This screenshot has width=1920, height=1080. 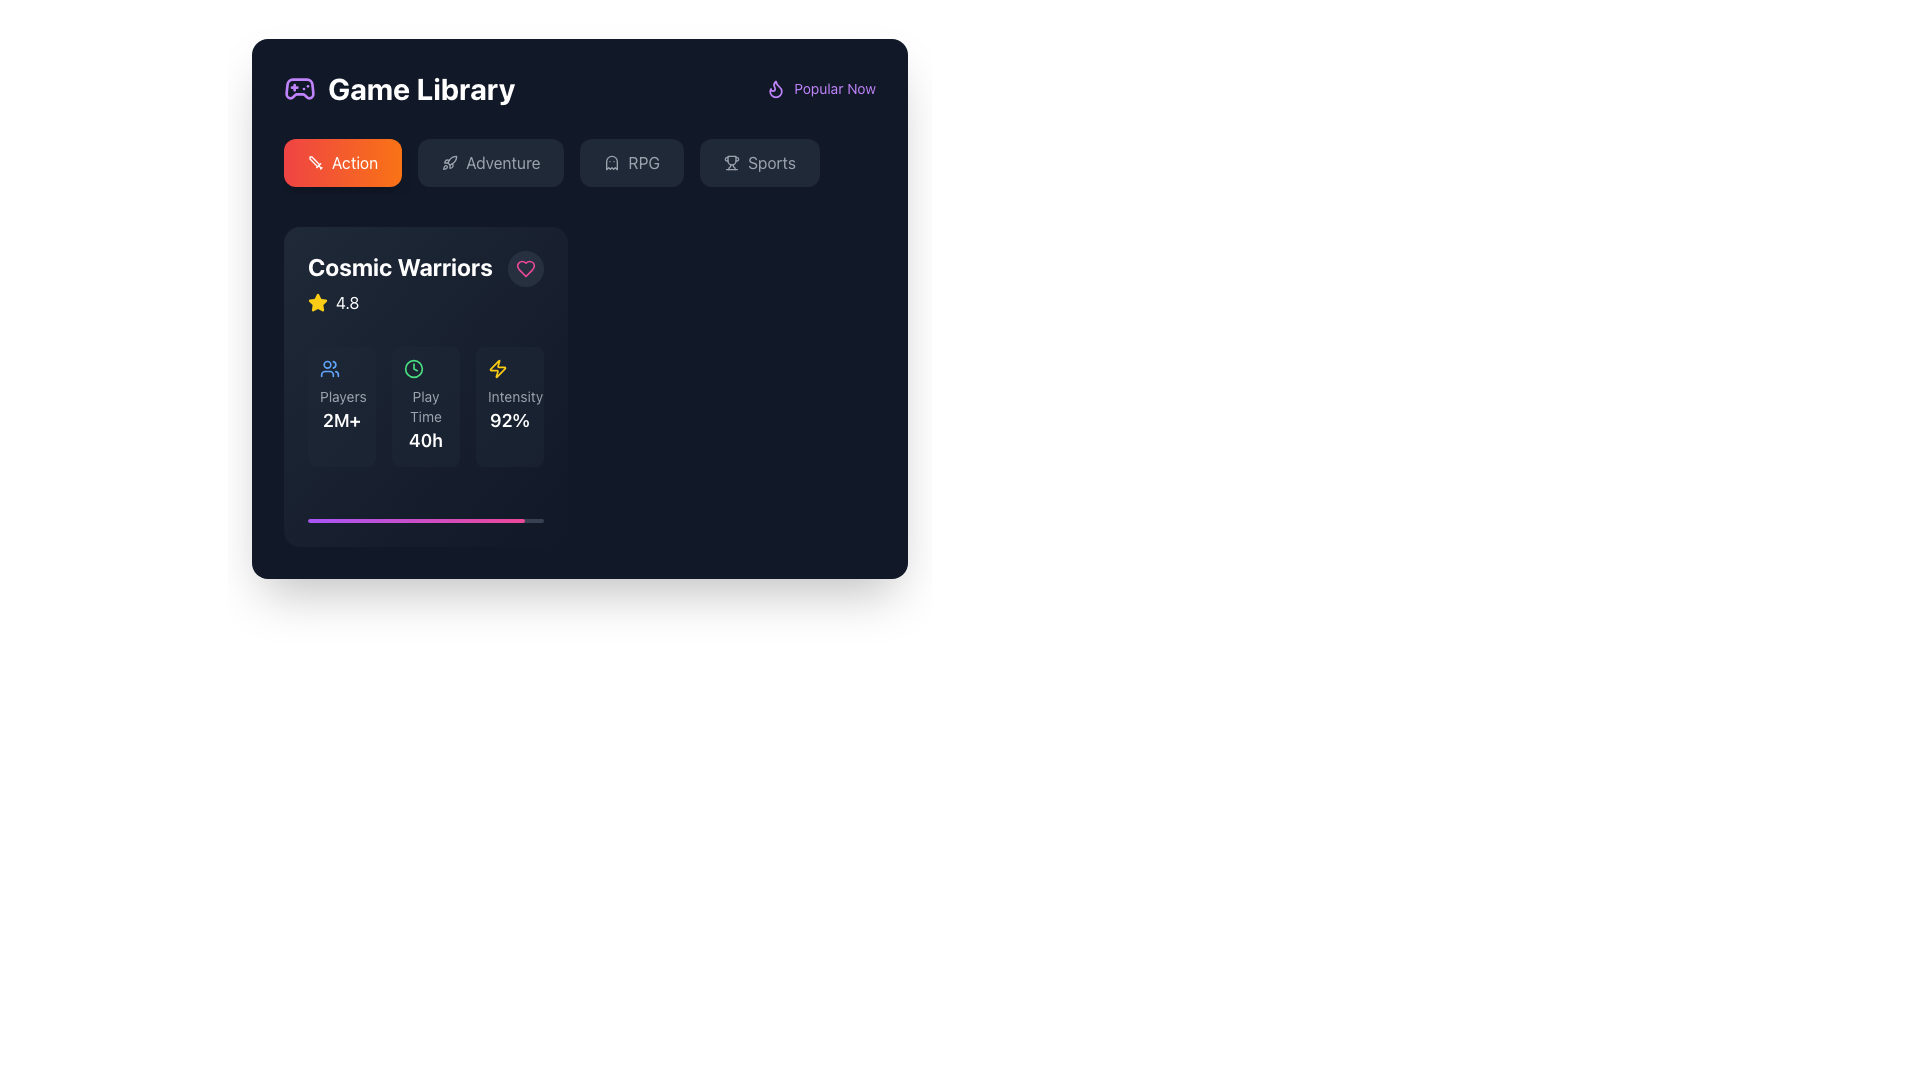 I want to click on rating score displayed next to the yellow star icon in the 'Cosmic Warriors' section, so click(x=347, y=303).